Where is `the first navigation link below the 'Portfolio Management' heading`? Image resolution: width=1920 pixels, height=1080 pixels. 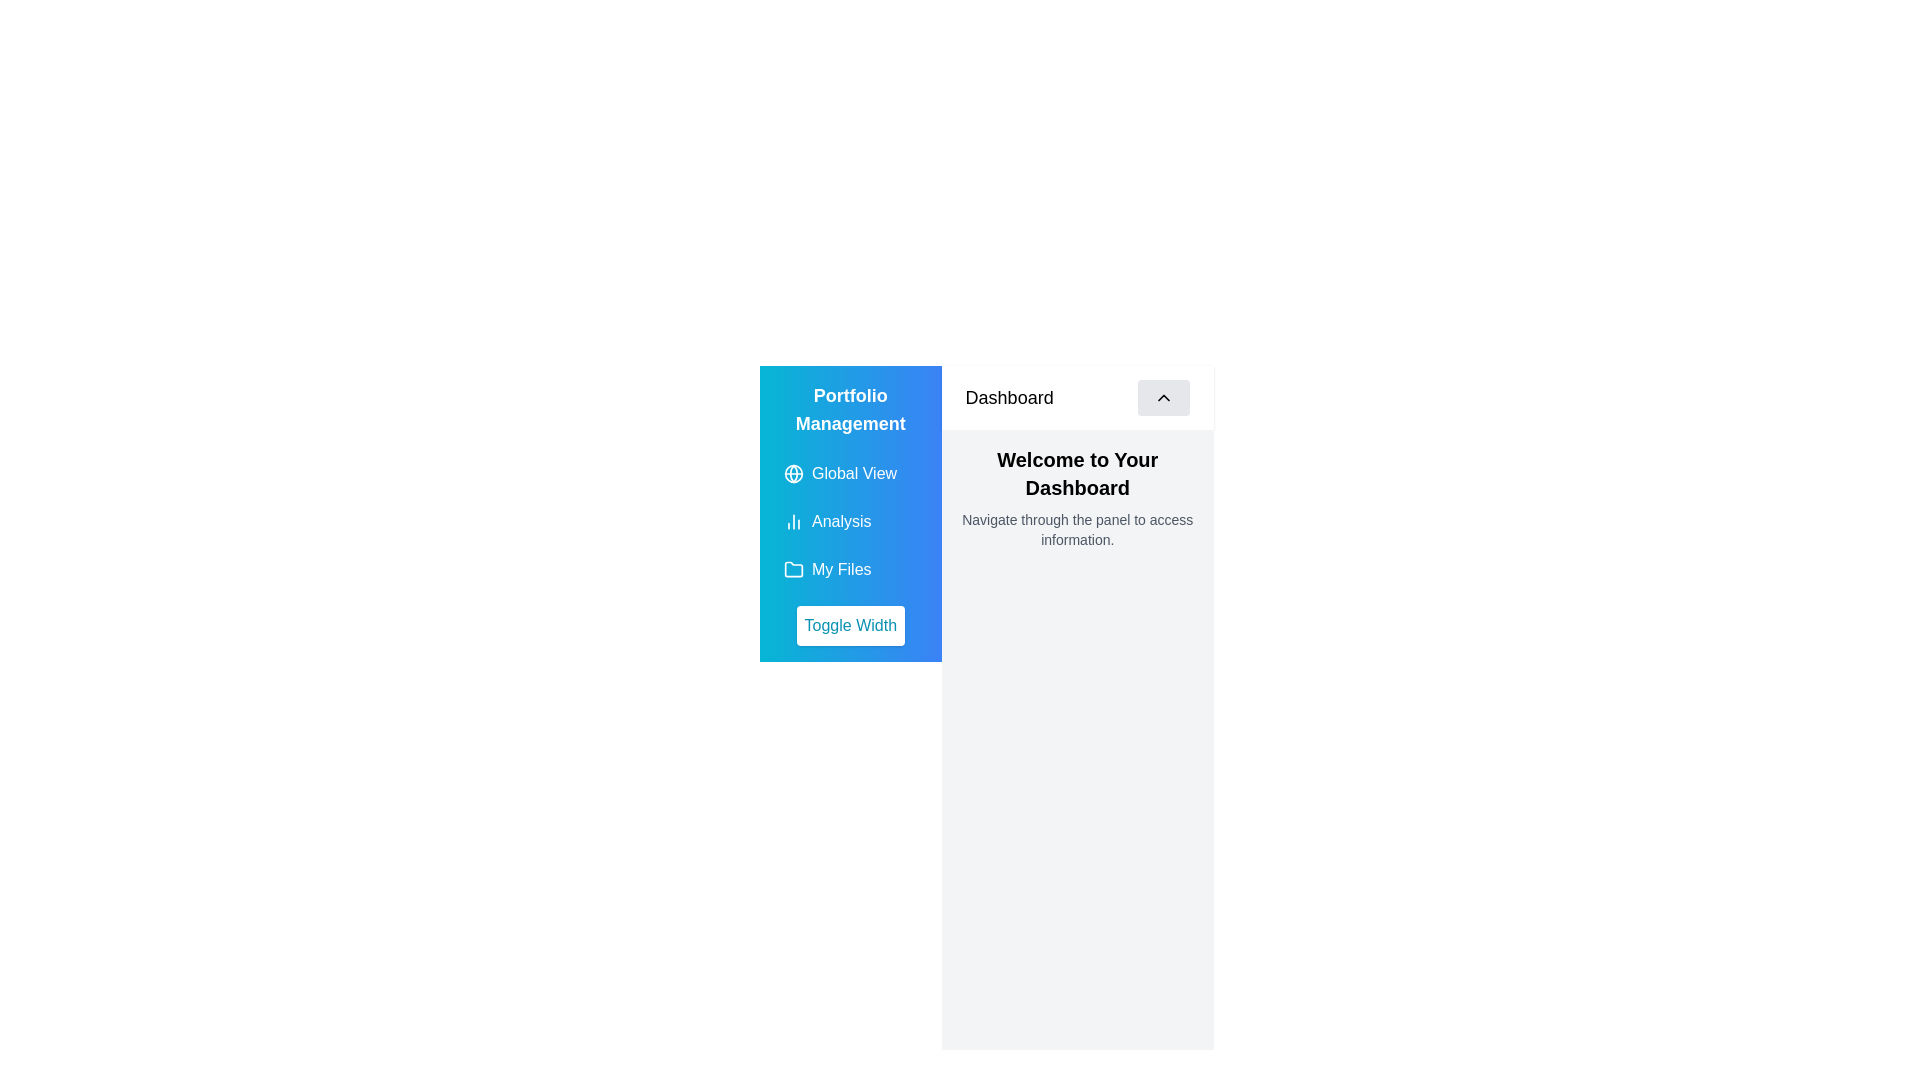 the first navigation link below the 'Portfolio Management' heading is located at coordinates (850, 474).